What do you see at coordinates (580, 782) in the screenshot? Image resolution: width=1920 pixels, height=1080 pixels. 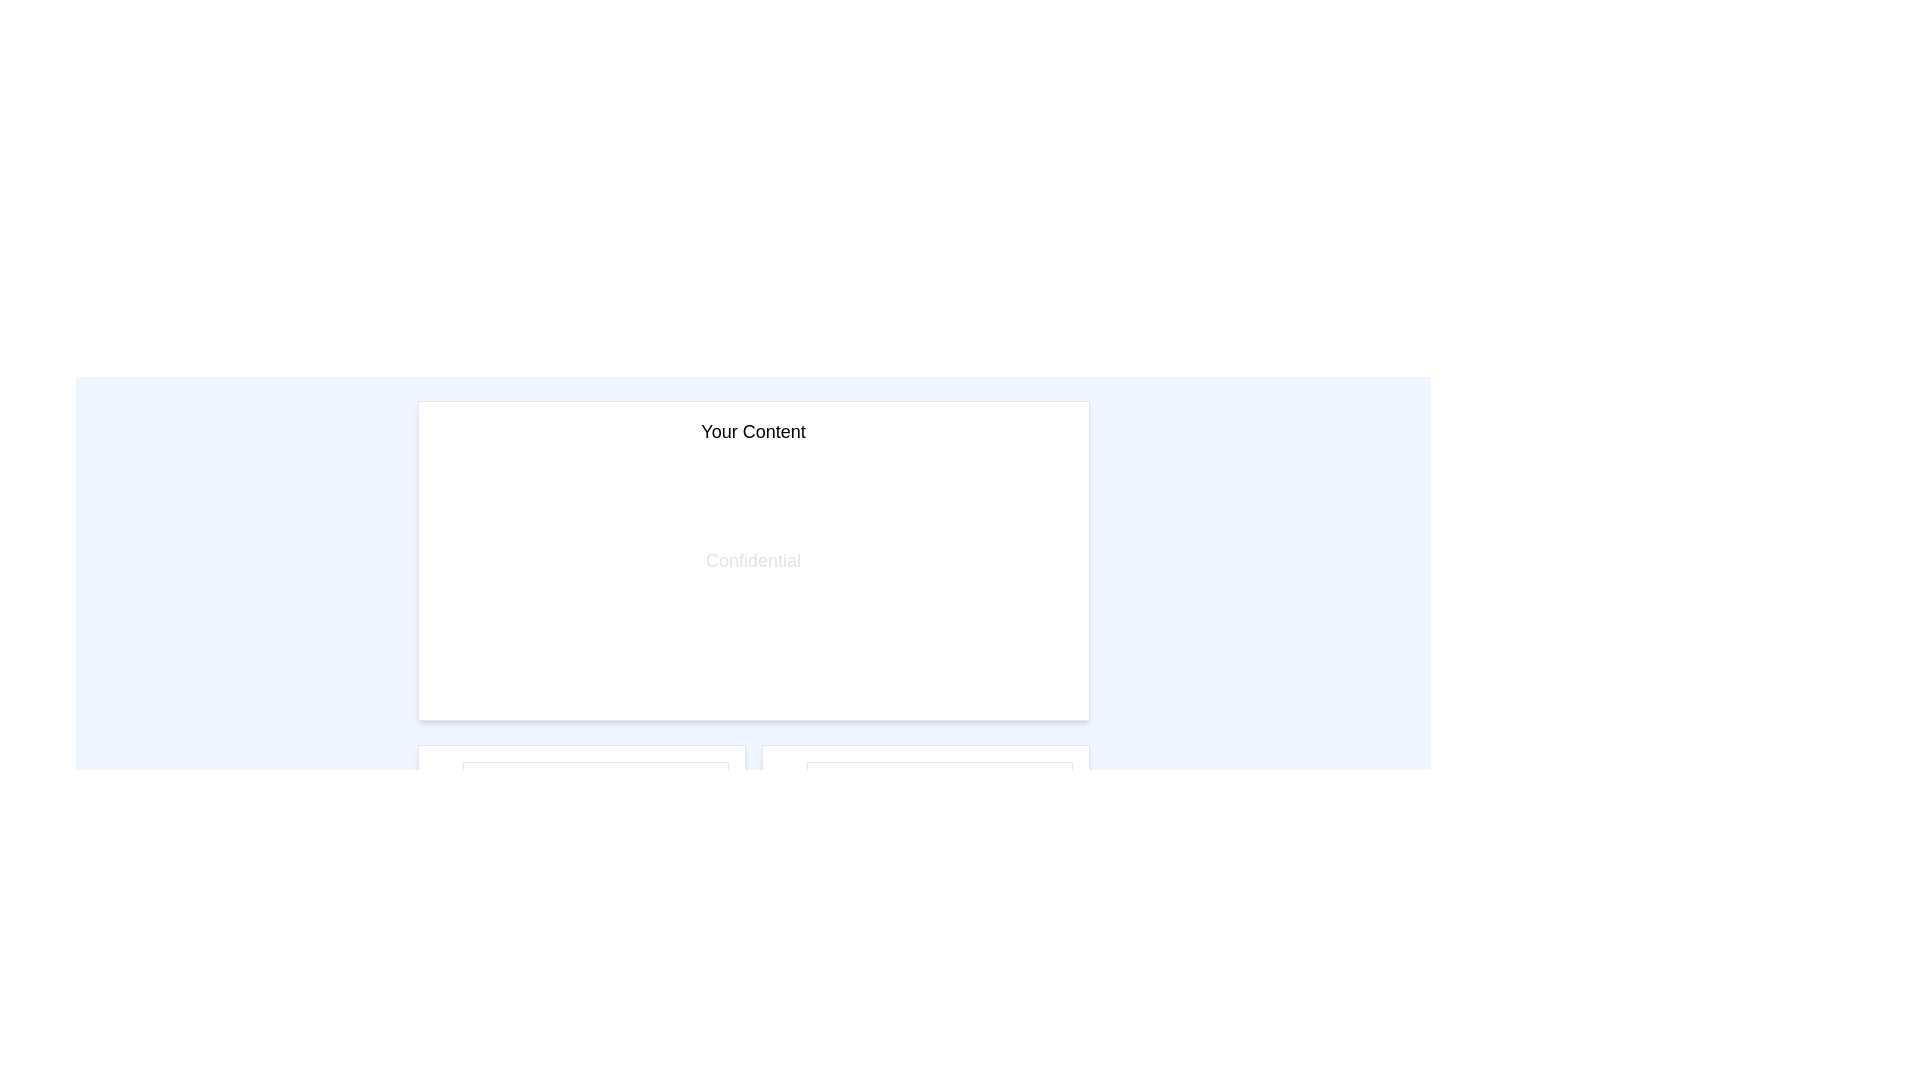 I see `the combined UI component featuring an icon and a text input field, located below the heading 'Your Content'` at bounding box center [580, 782].